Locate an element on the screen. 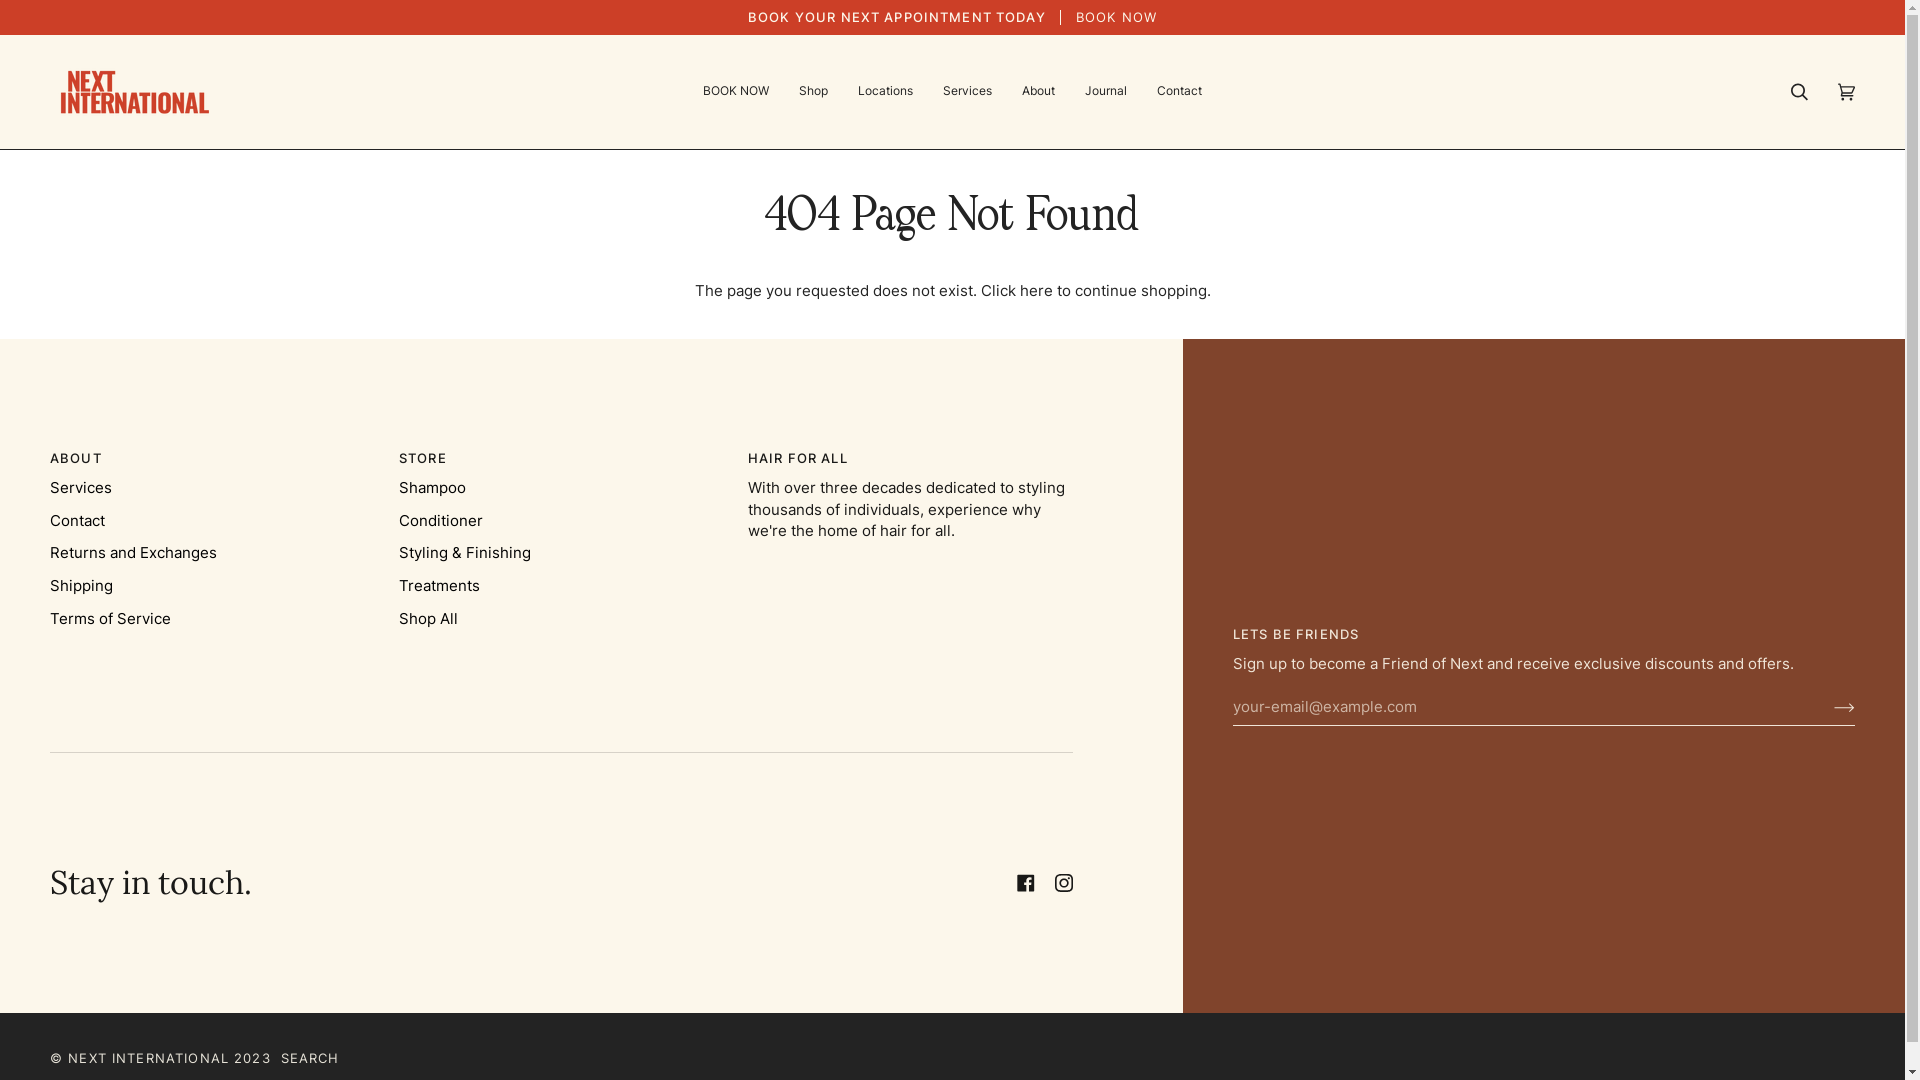 The width and height of the screenshot is (1920, 1080). 'BOOK NOW' is located at coordinates (734, 92).